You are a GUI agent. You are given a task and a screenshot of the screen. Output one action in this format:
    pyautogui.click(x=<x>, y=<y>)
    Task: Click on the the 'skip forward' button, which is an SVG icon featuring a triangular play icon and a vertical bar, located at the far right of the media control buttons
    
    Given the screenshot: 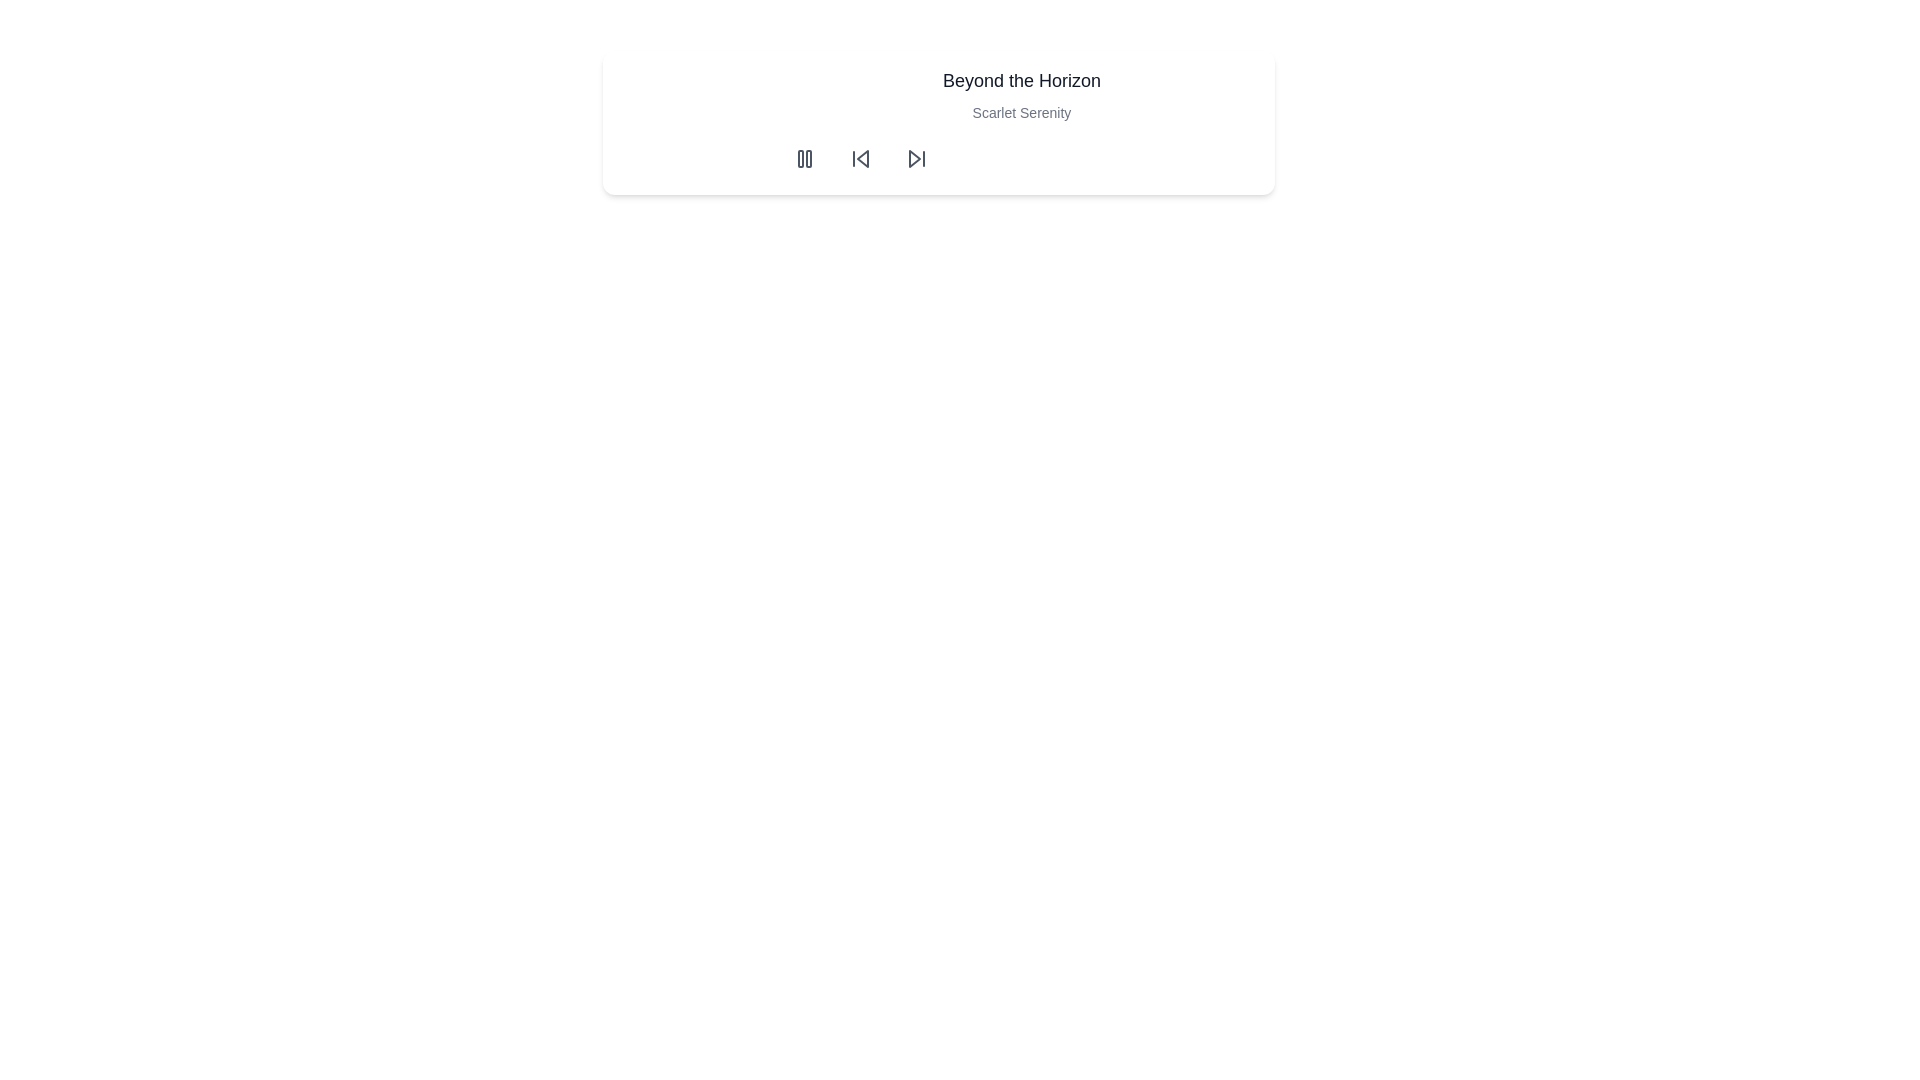 What is the action you would take?
    pyautogui.click(x=915, y=157)
    